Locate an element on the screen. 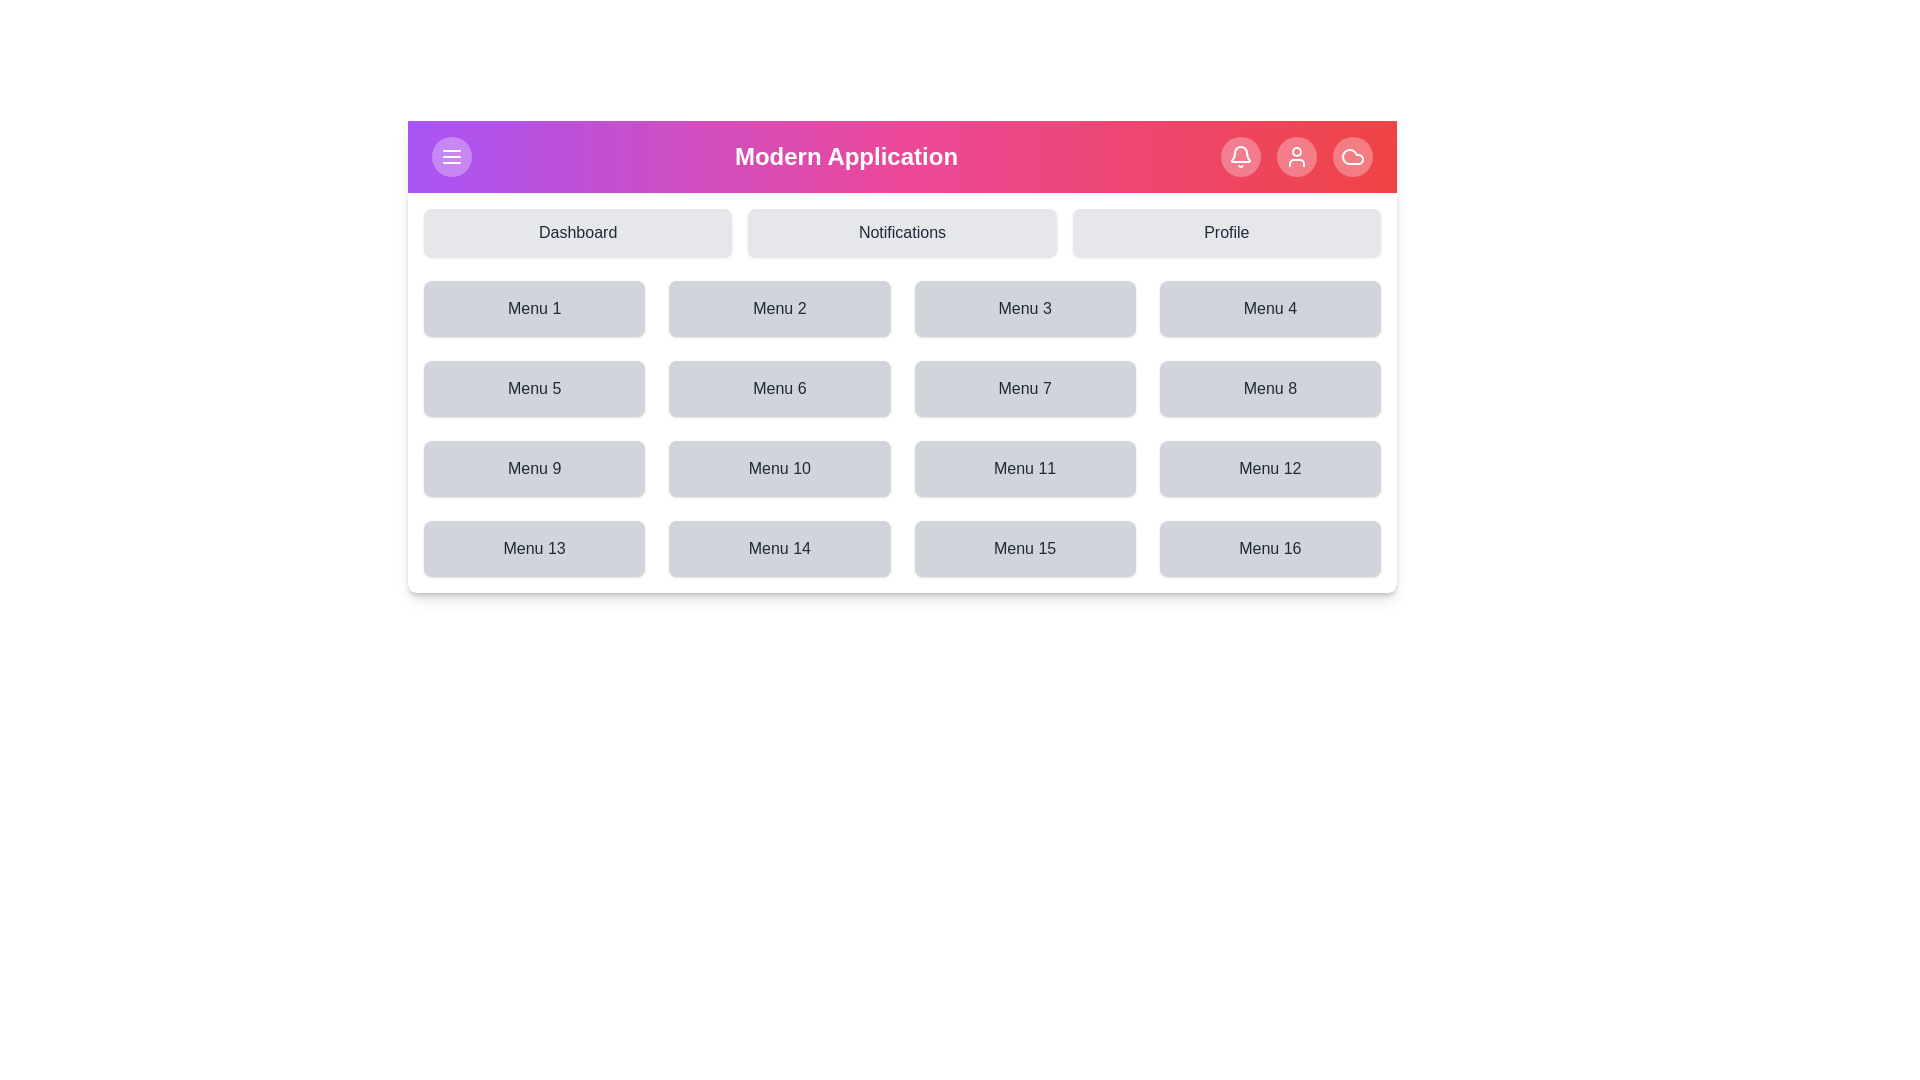  the Bell icon in the top navigation bar is located at coordinates (1239, 156).